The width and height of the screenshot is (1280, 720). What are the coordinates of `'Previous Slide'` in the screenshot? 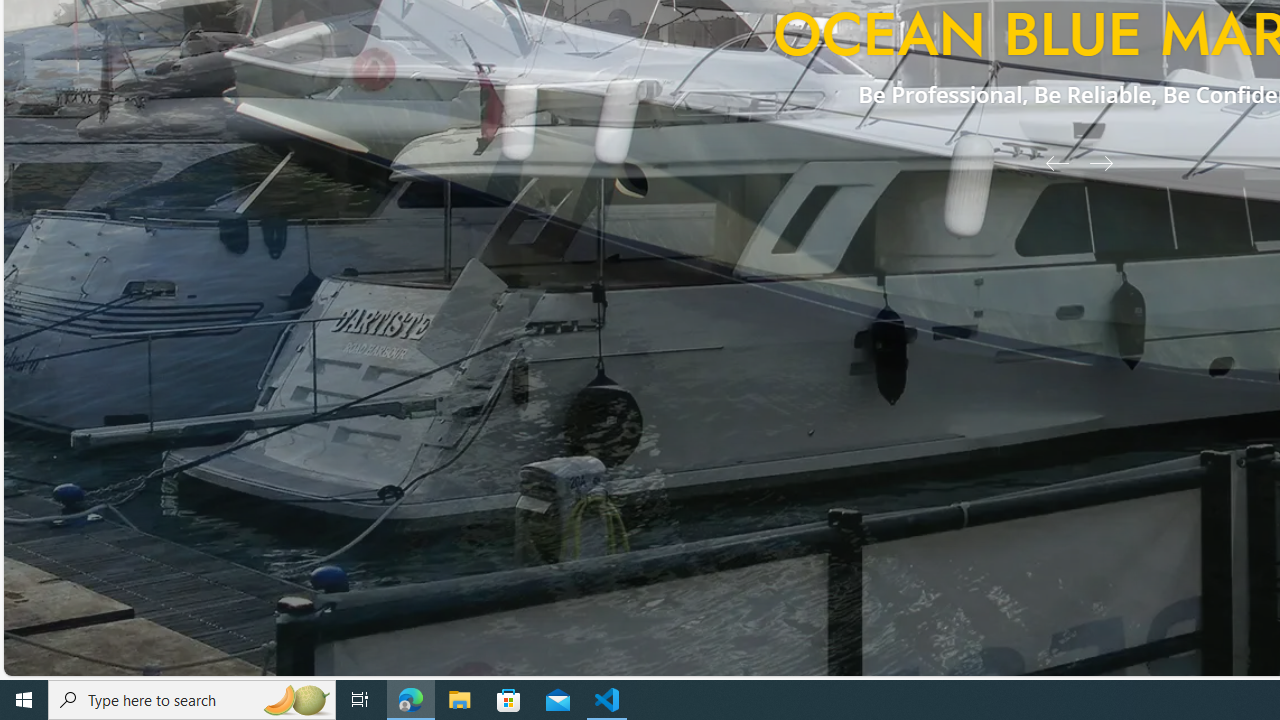 It's located at (1049, 161).